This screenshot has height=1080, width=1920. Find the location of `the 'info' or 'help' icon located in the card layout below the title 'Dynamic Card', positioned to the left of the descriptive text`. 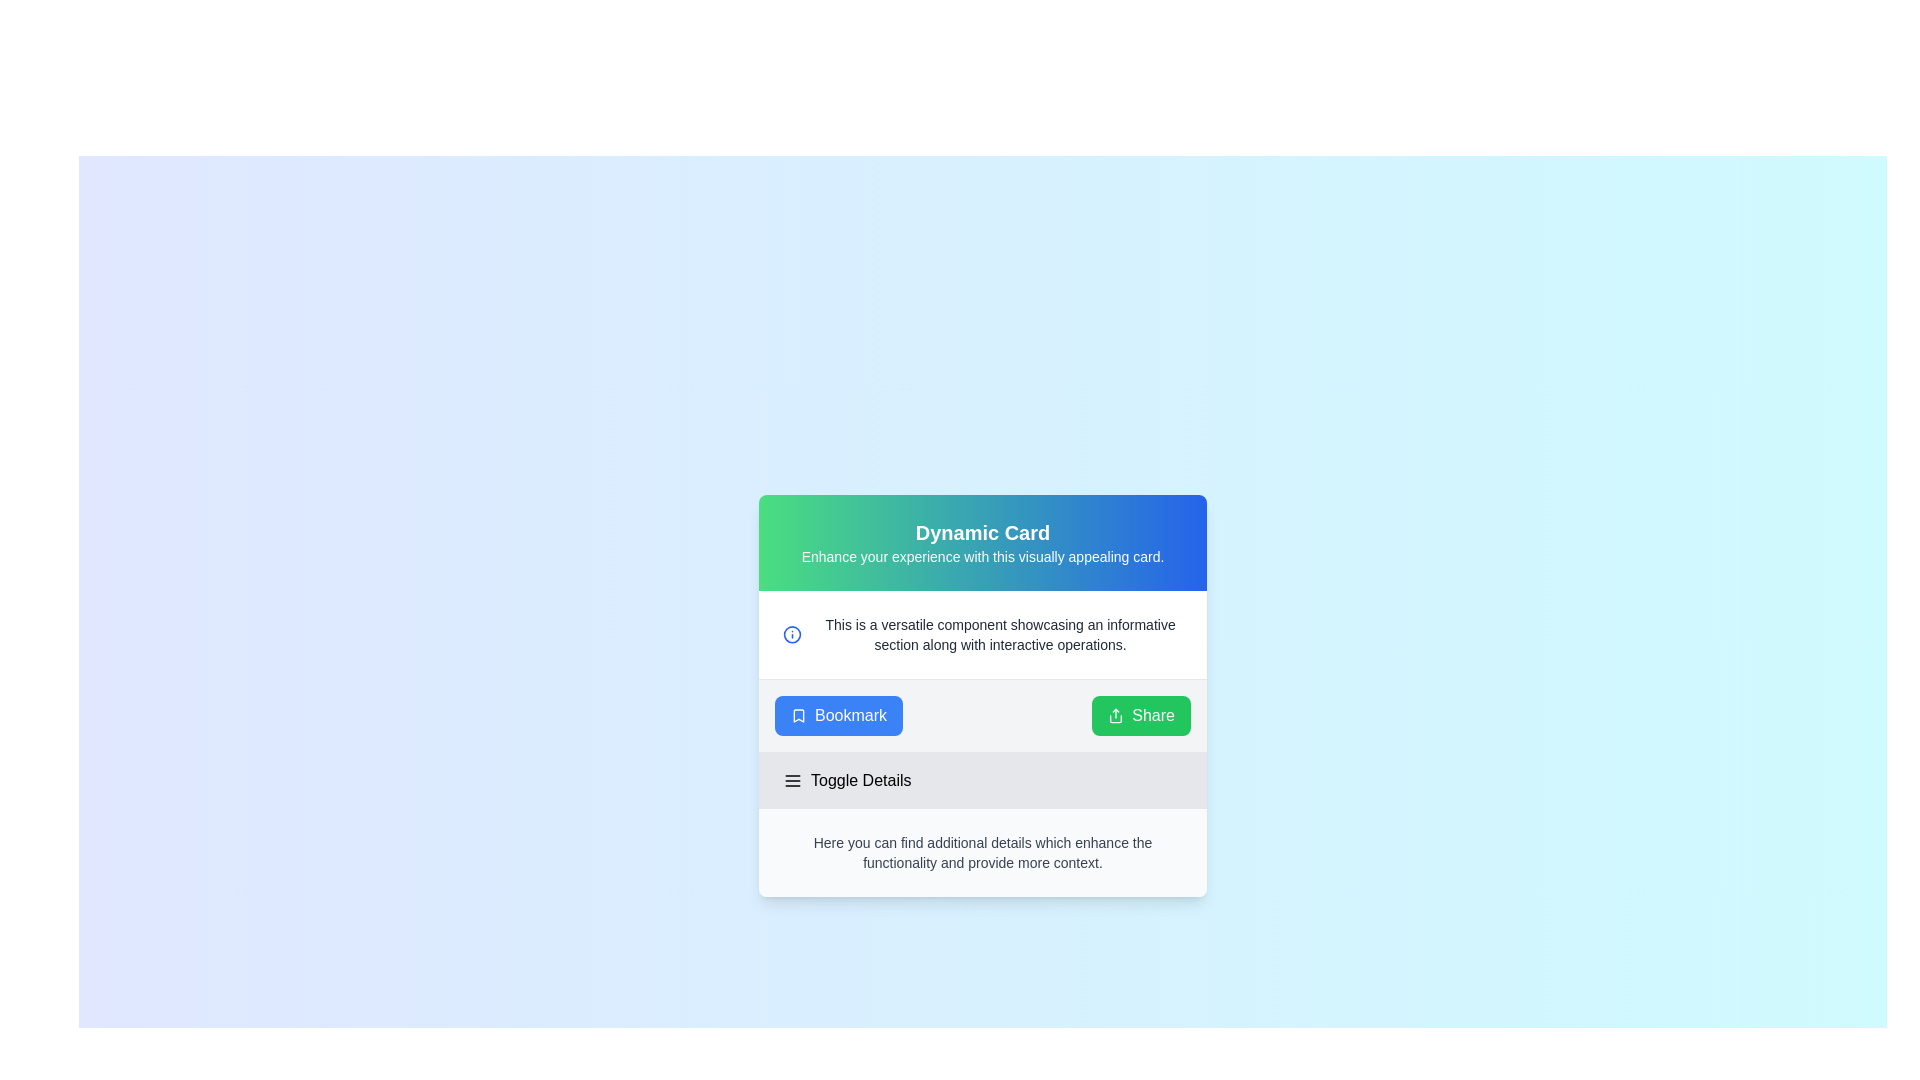

the 'info' or 'help' icon located in the card layout below the title 'Dynamic Card', positioned to the left of the descriptive text is located at coordinates (791, 635).